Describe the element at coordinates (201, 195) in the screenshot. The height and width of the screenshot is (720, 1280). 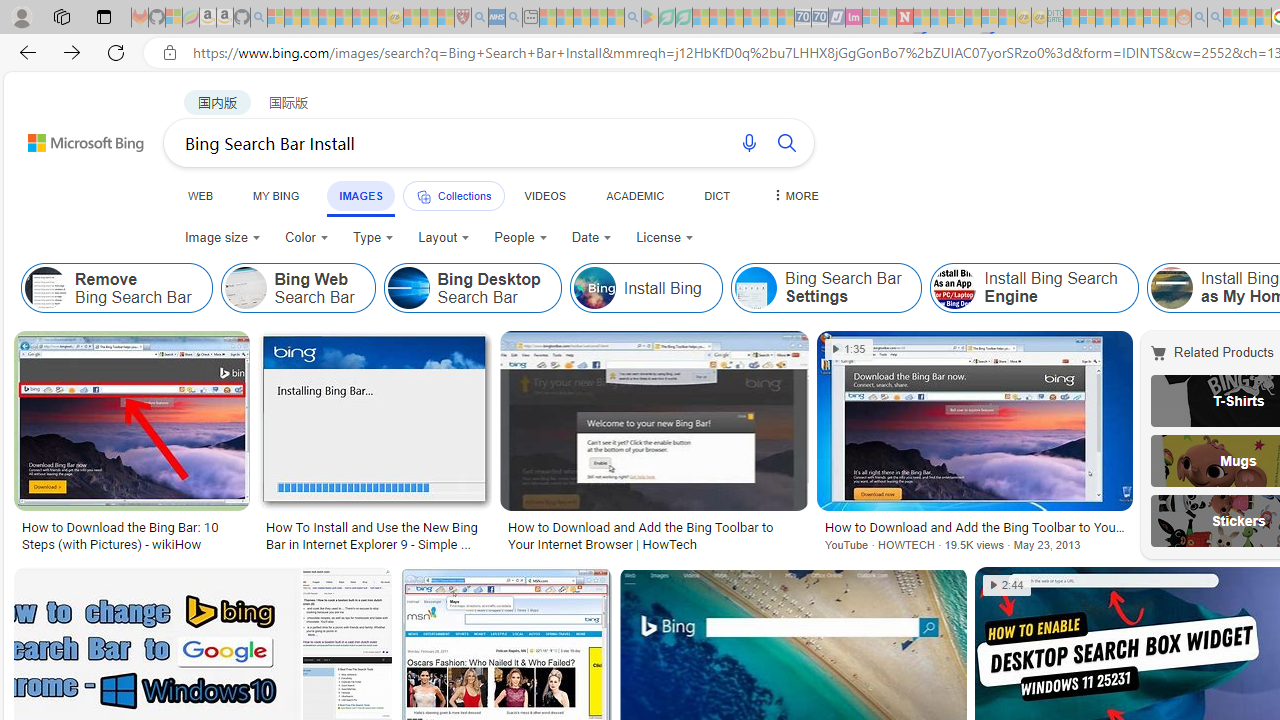
I see `'WEB'` at that location.